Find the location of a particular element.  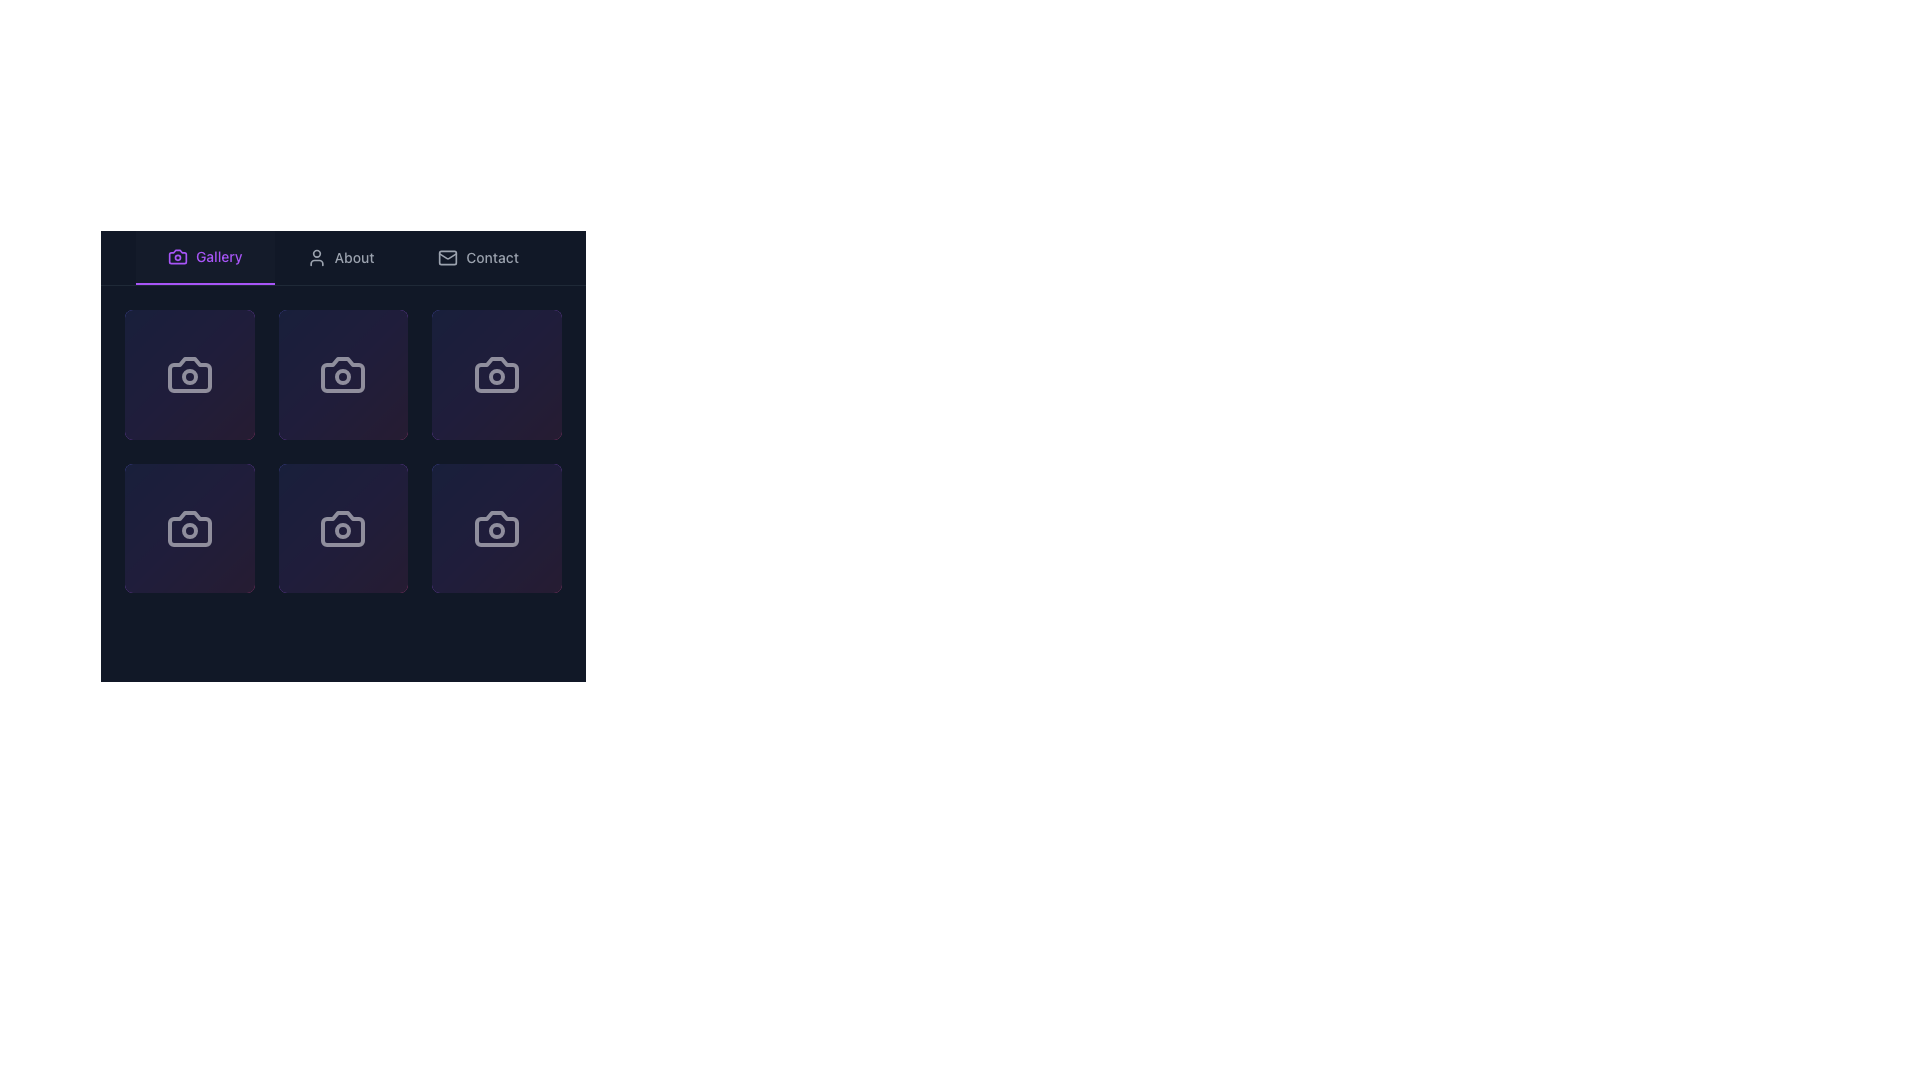

the circular graphic detail representing the camera's lens in the middle row, second column of a 3x2 grid of icons is located at coordinates (343, 529).